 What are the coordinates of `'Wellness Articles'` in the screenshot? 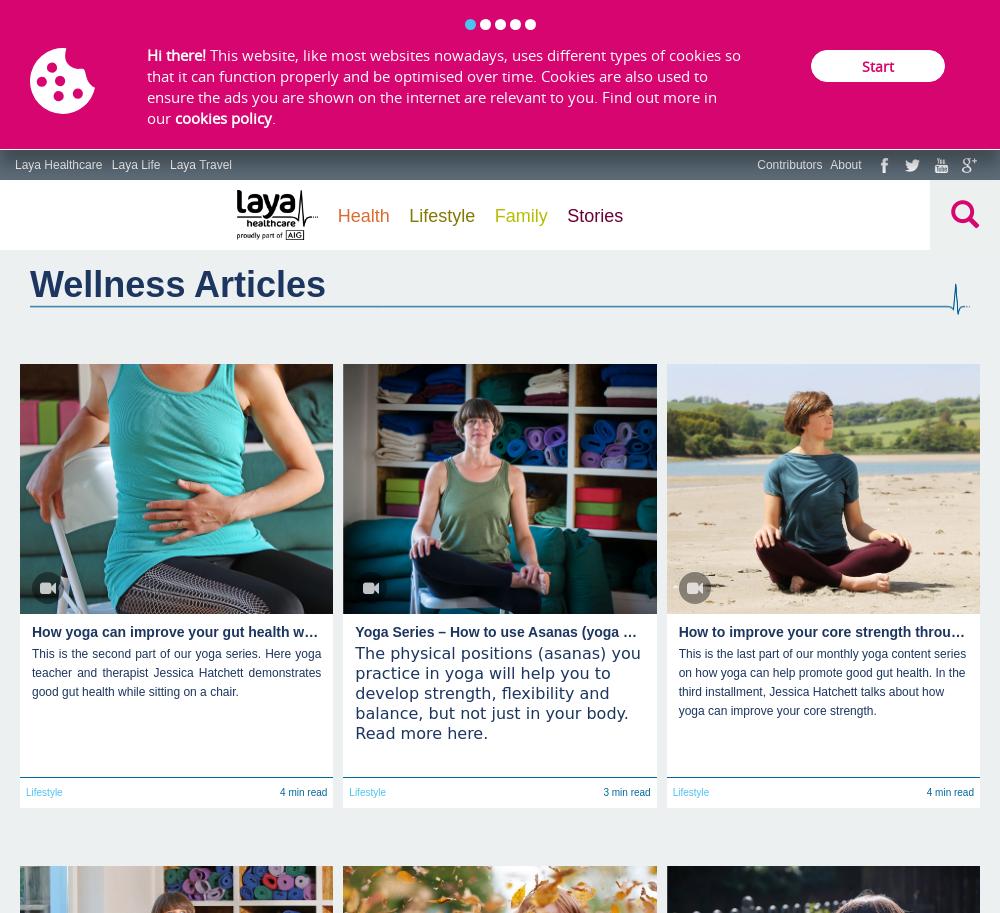 It's located at (178, 284).